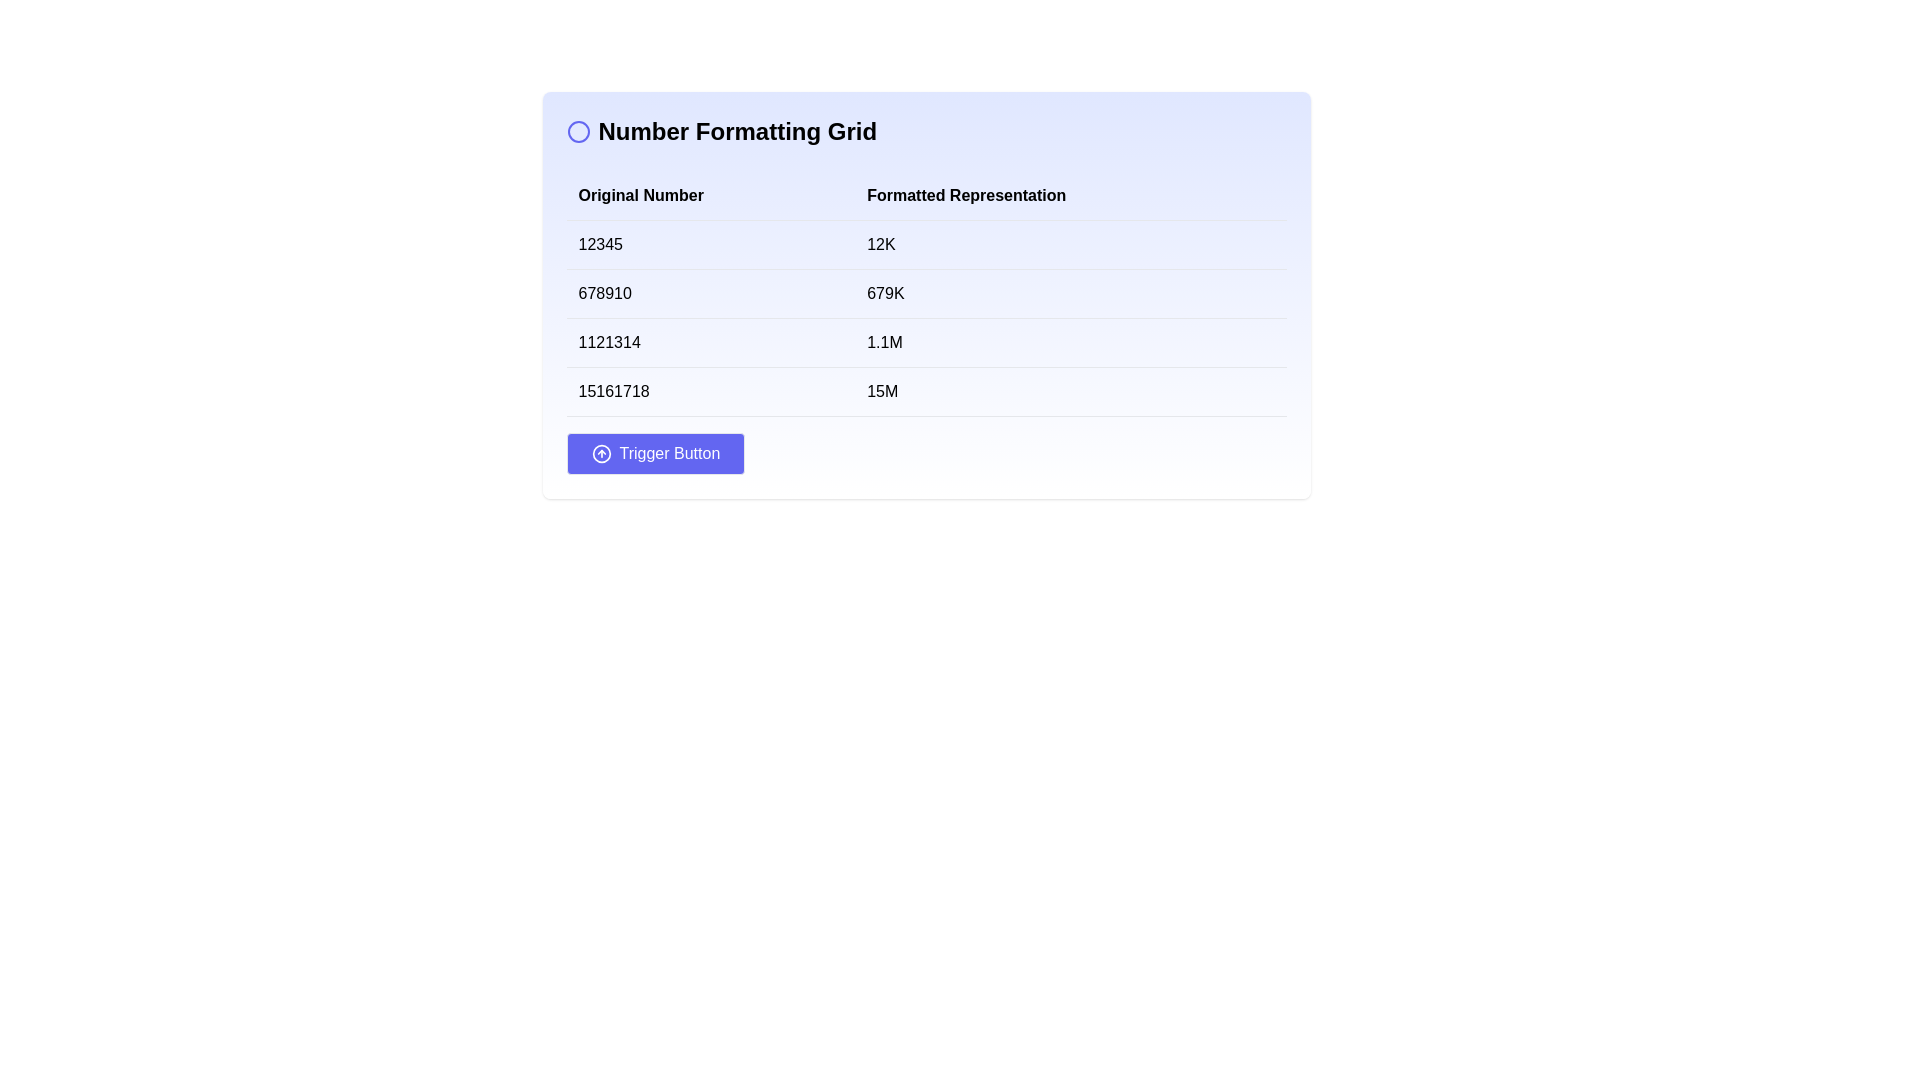  I want to click on the third row of the data table that contains the identifier '1121314' and the formatted value '1.1M', so click(925, 342).